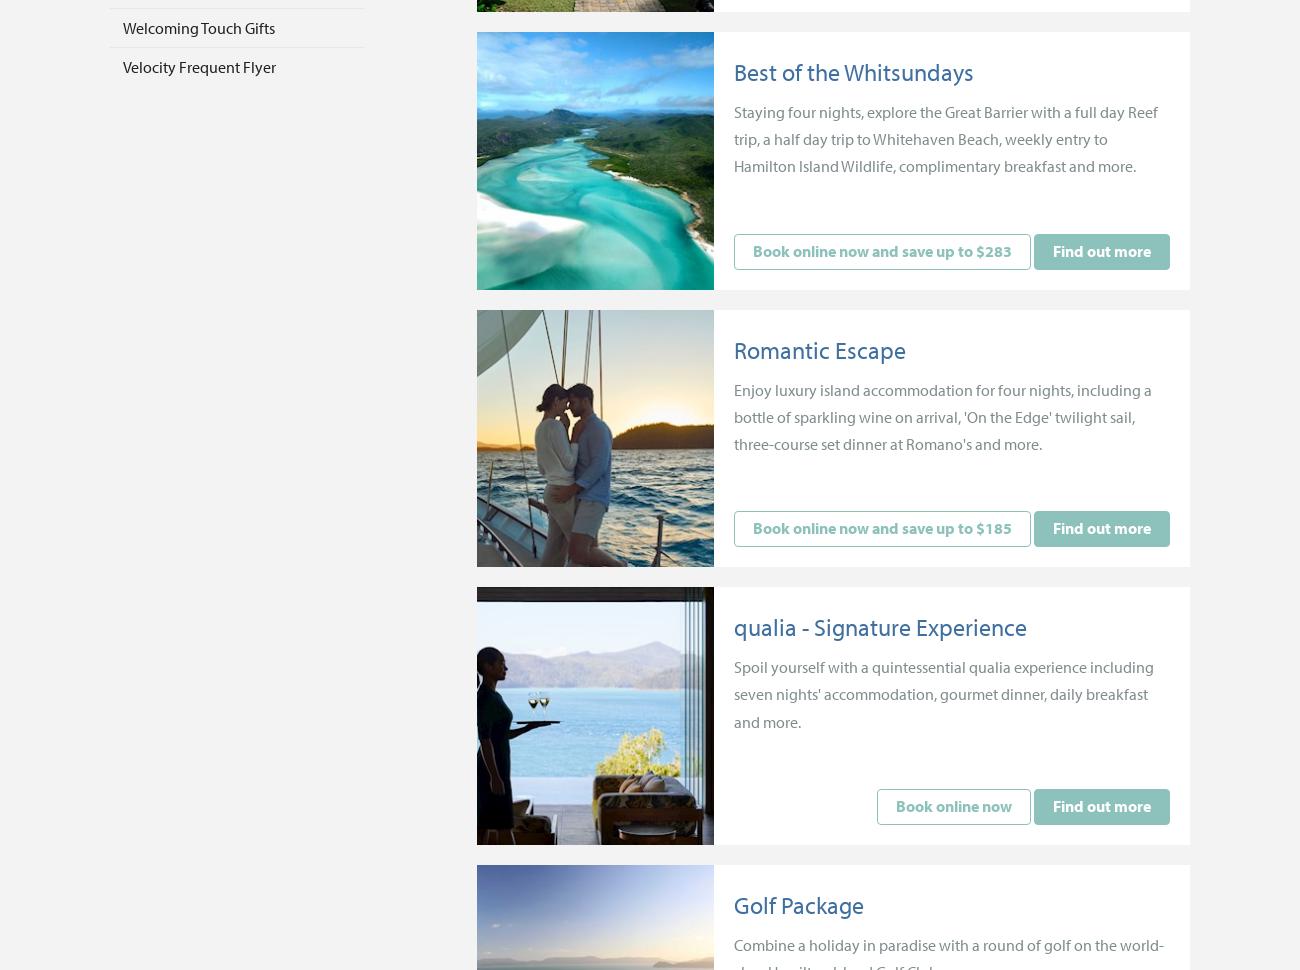  What do you see at coordinates (943, 416) in the screenshot?
I see `'Enjoy luxury island accommodation for four nights, including a bottle of sparkling wine on arrival, 'On the Edge' twilight sail, three-course set dinner at Romano's and more.'` at bounding box center [943, 416].